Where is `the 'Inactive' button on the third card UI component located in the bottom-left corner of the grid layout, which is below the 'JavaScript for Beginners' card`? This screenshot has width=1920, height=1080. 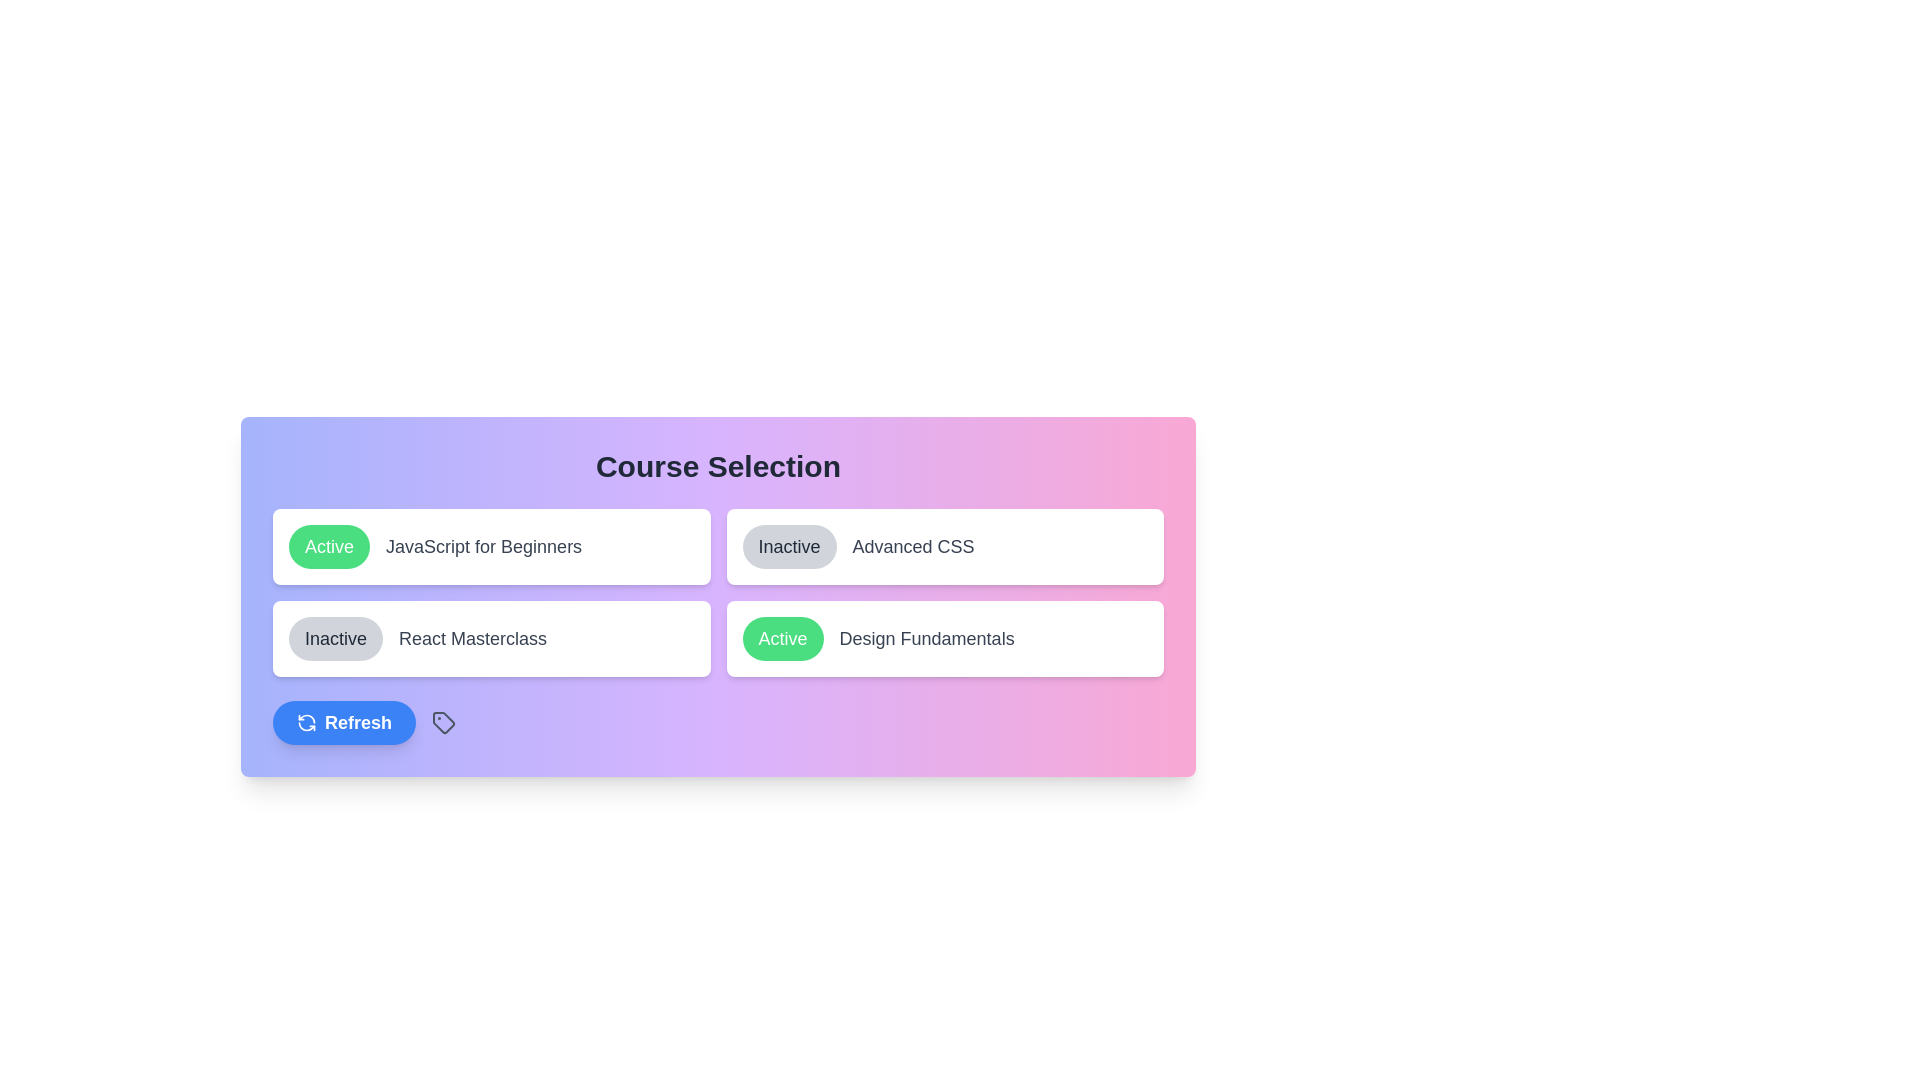 the 'Inactive' button on the third card UI component located in the bottom-left corner of the grid layout, which is below the 'JavaScript for Beginners' card is located at coordinates (491, 639).